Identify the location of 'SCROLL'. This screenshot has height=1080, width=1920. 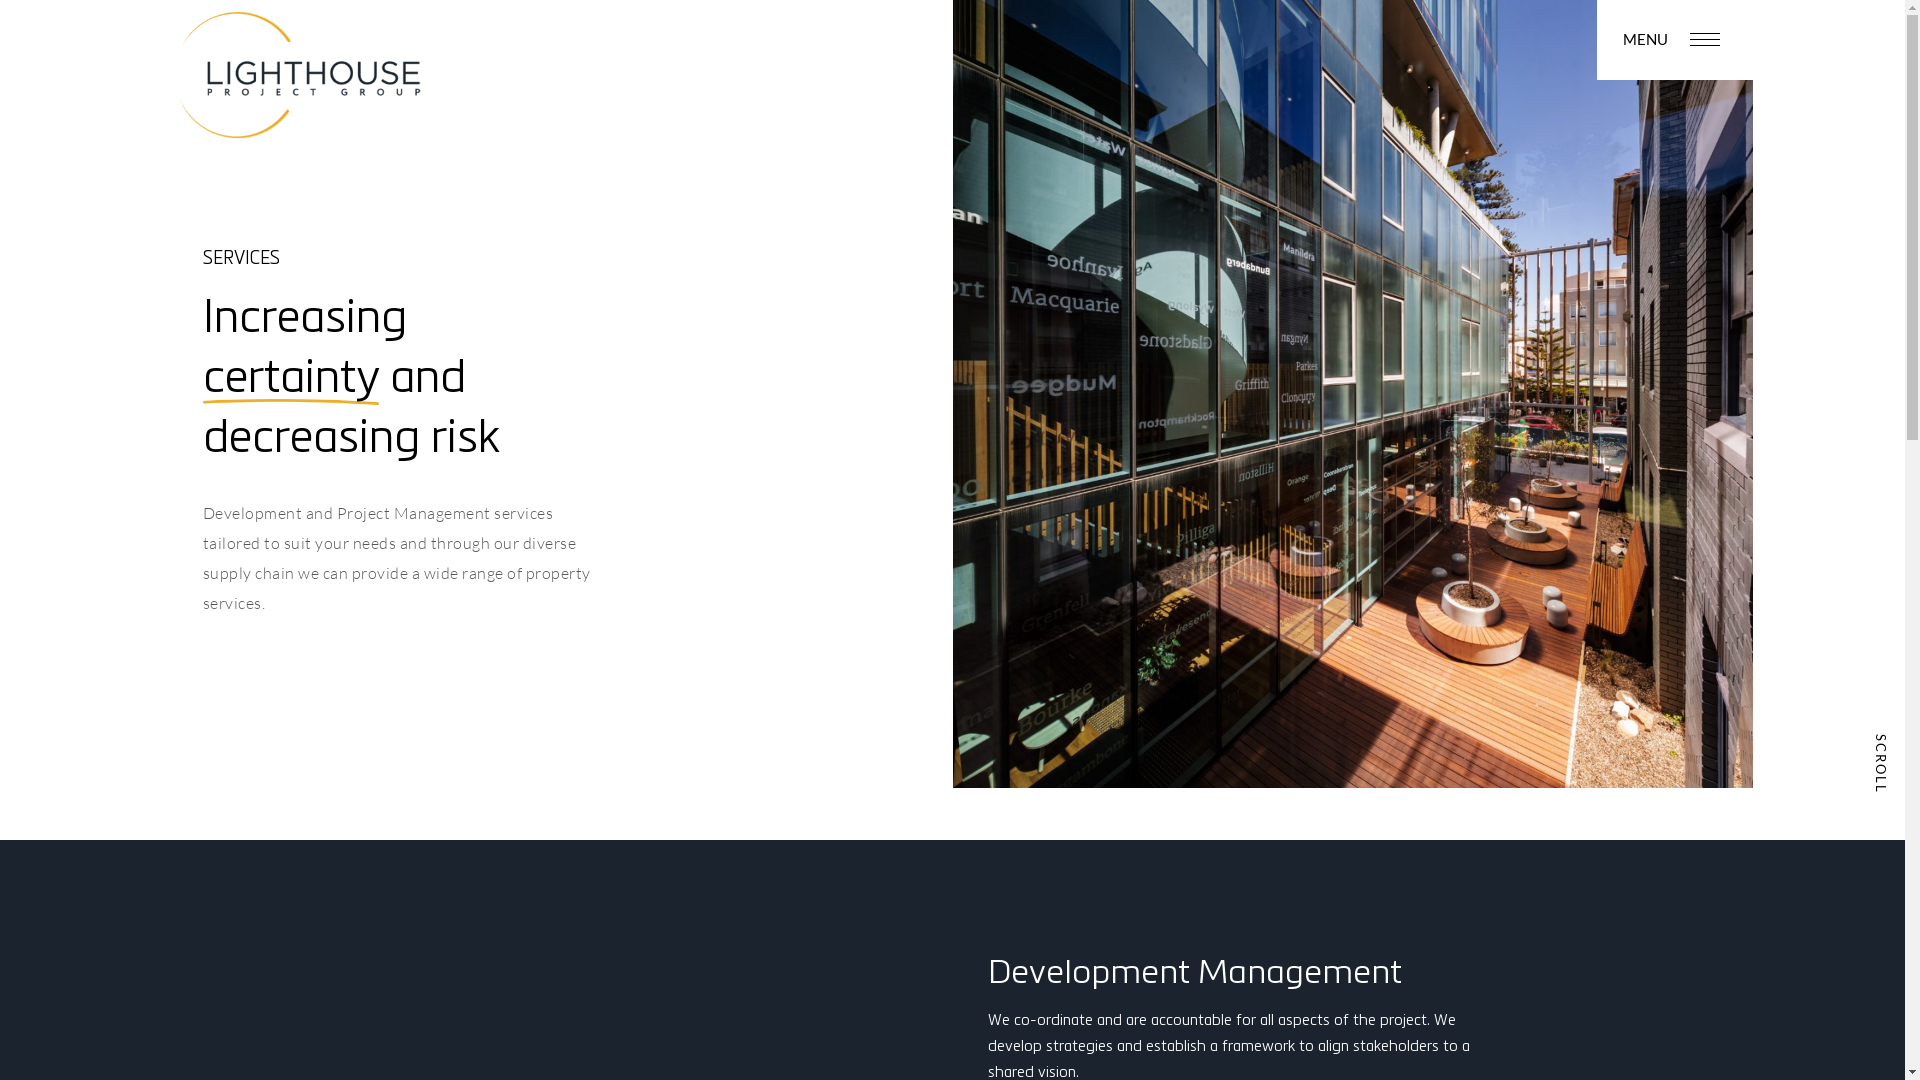
(1880, 756).